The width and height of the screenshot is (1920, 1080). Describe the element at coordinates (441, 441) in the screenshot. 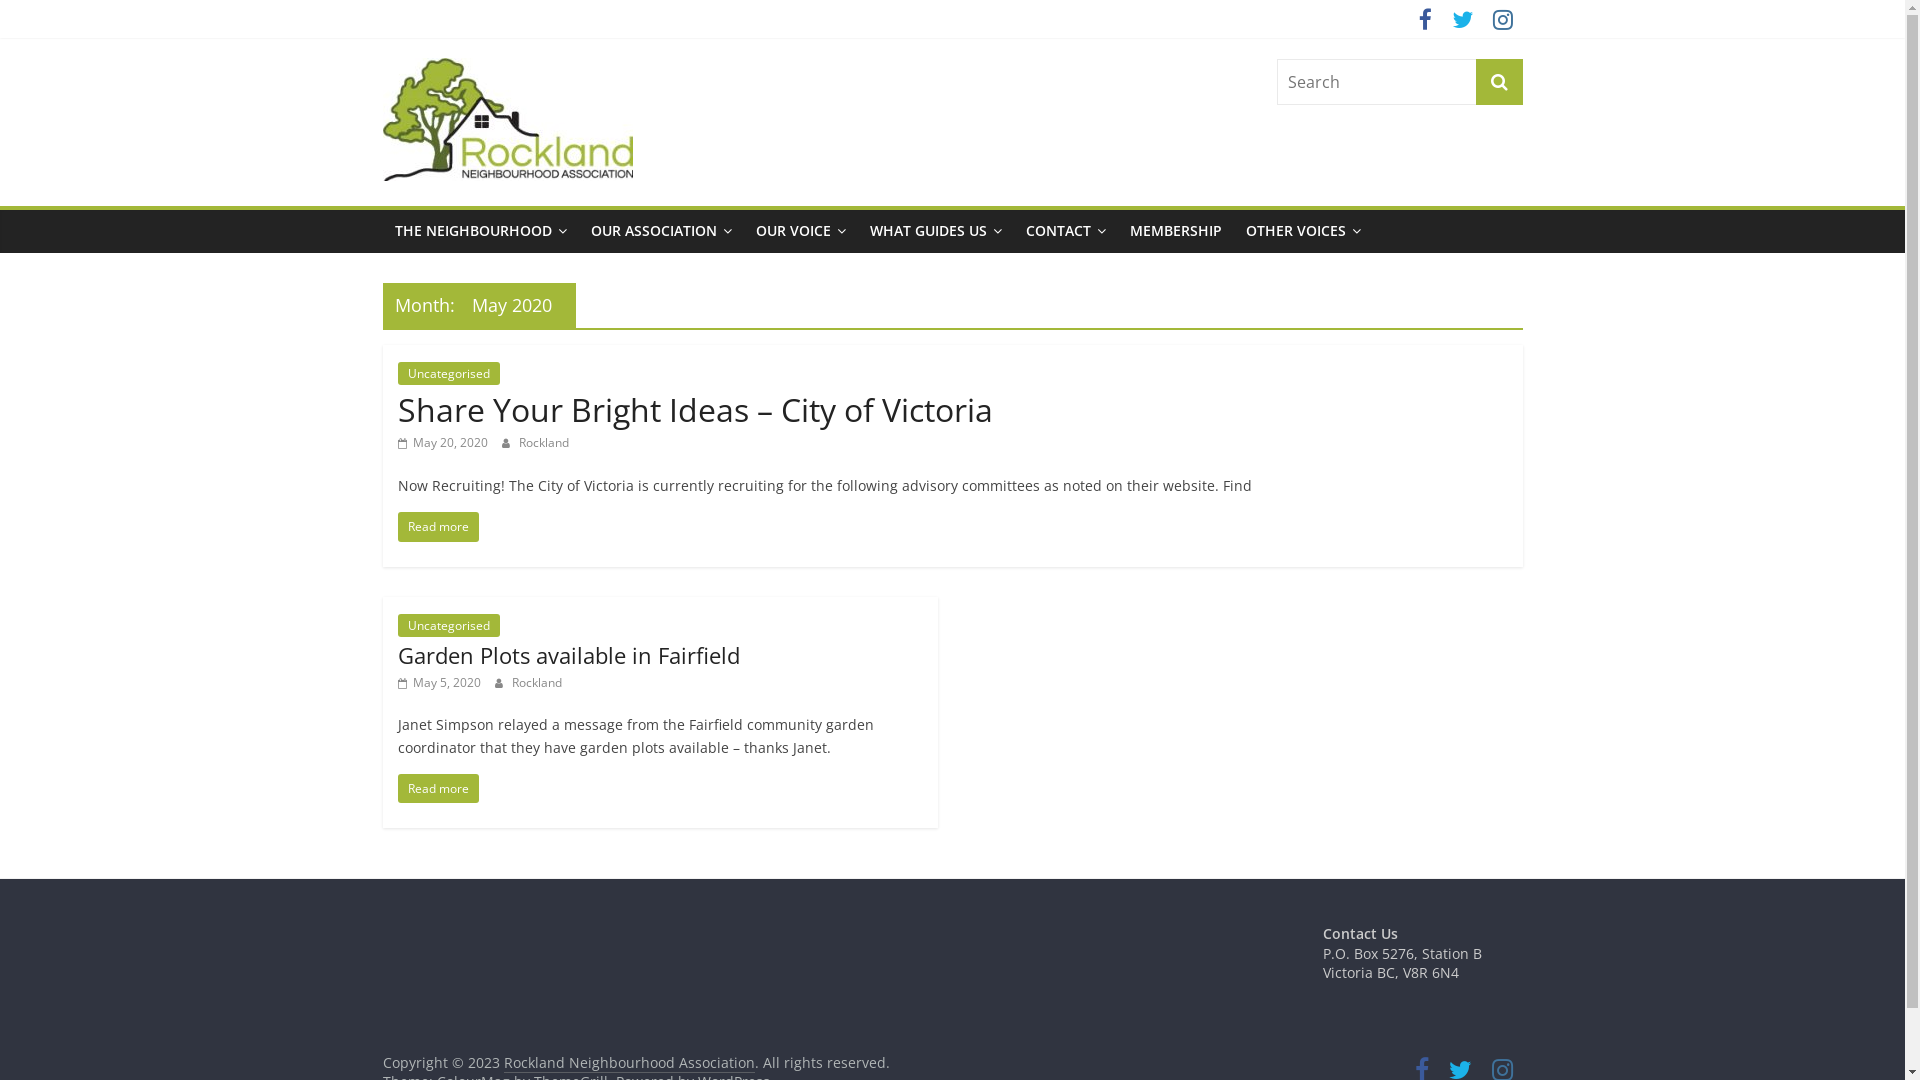

I see `'May 20, 2020'` at that location.